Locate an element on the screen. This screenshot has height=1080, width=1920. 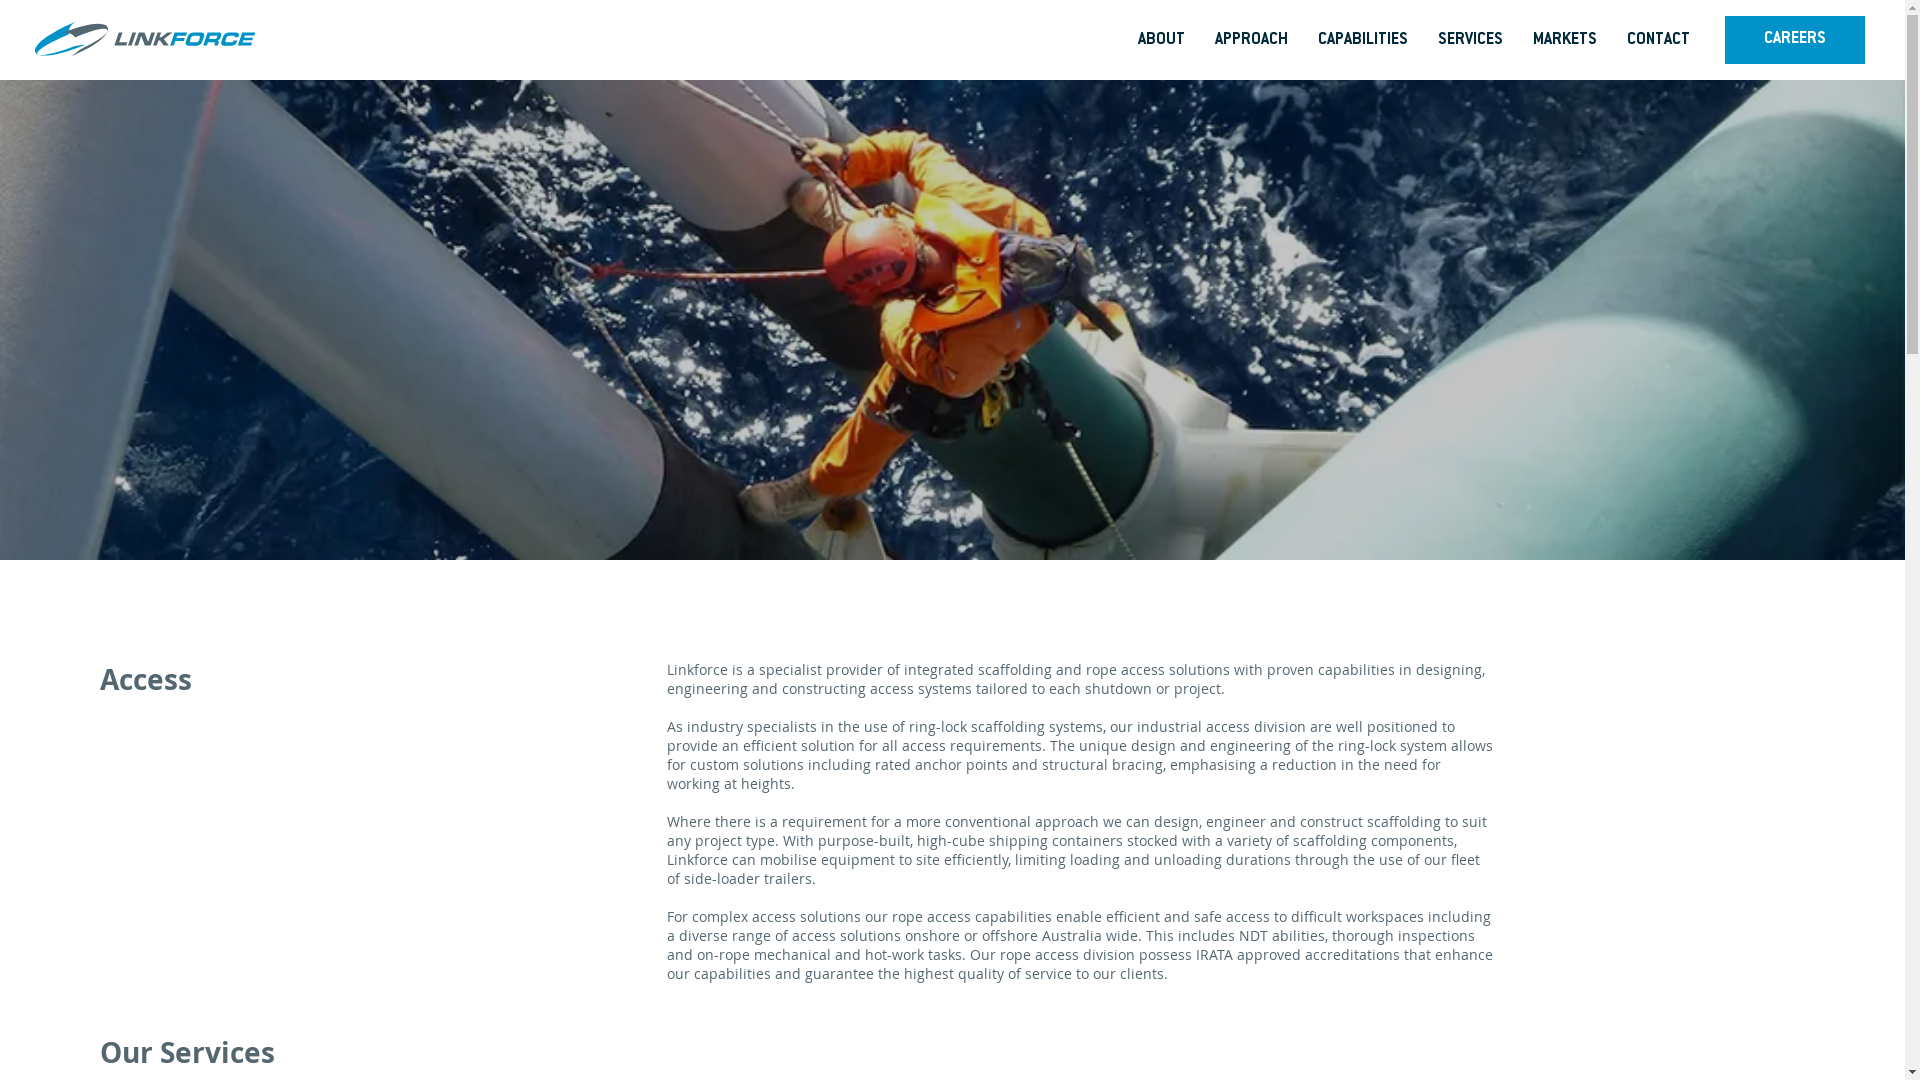
'CONTACT' is located at coordinates (1612, 40).